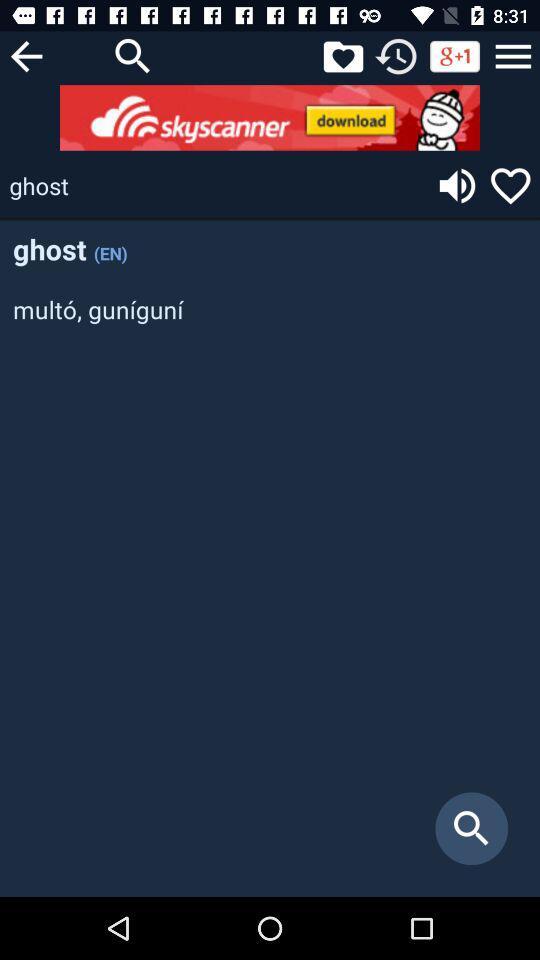 This screenshot has height=960, width=540. Describe the element at coordinates (457, 185) in the screenshot. I see `the volume icon` at that location.